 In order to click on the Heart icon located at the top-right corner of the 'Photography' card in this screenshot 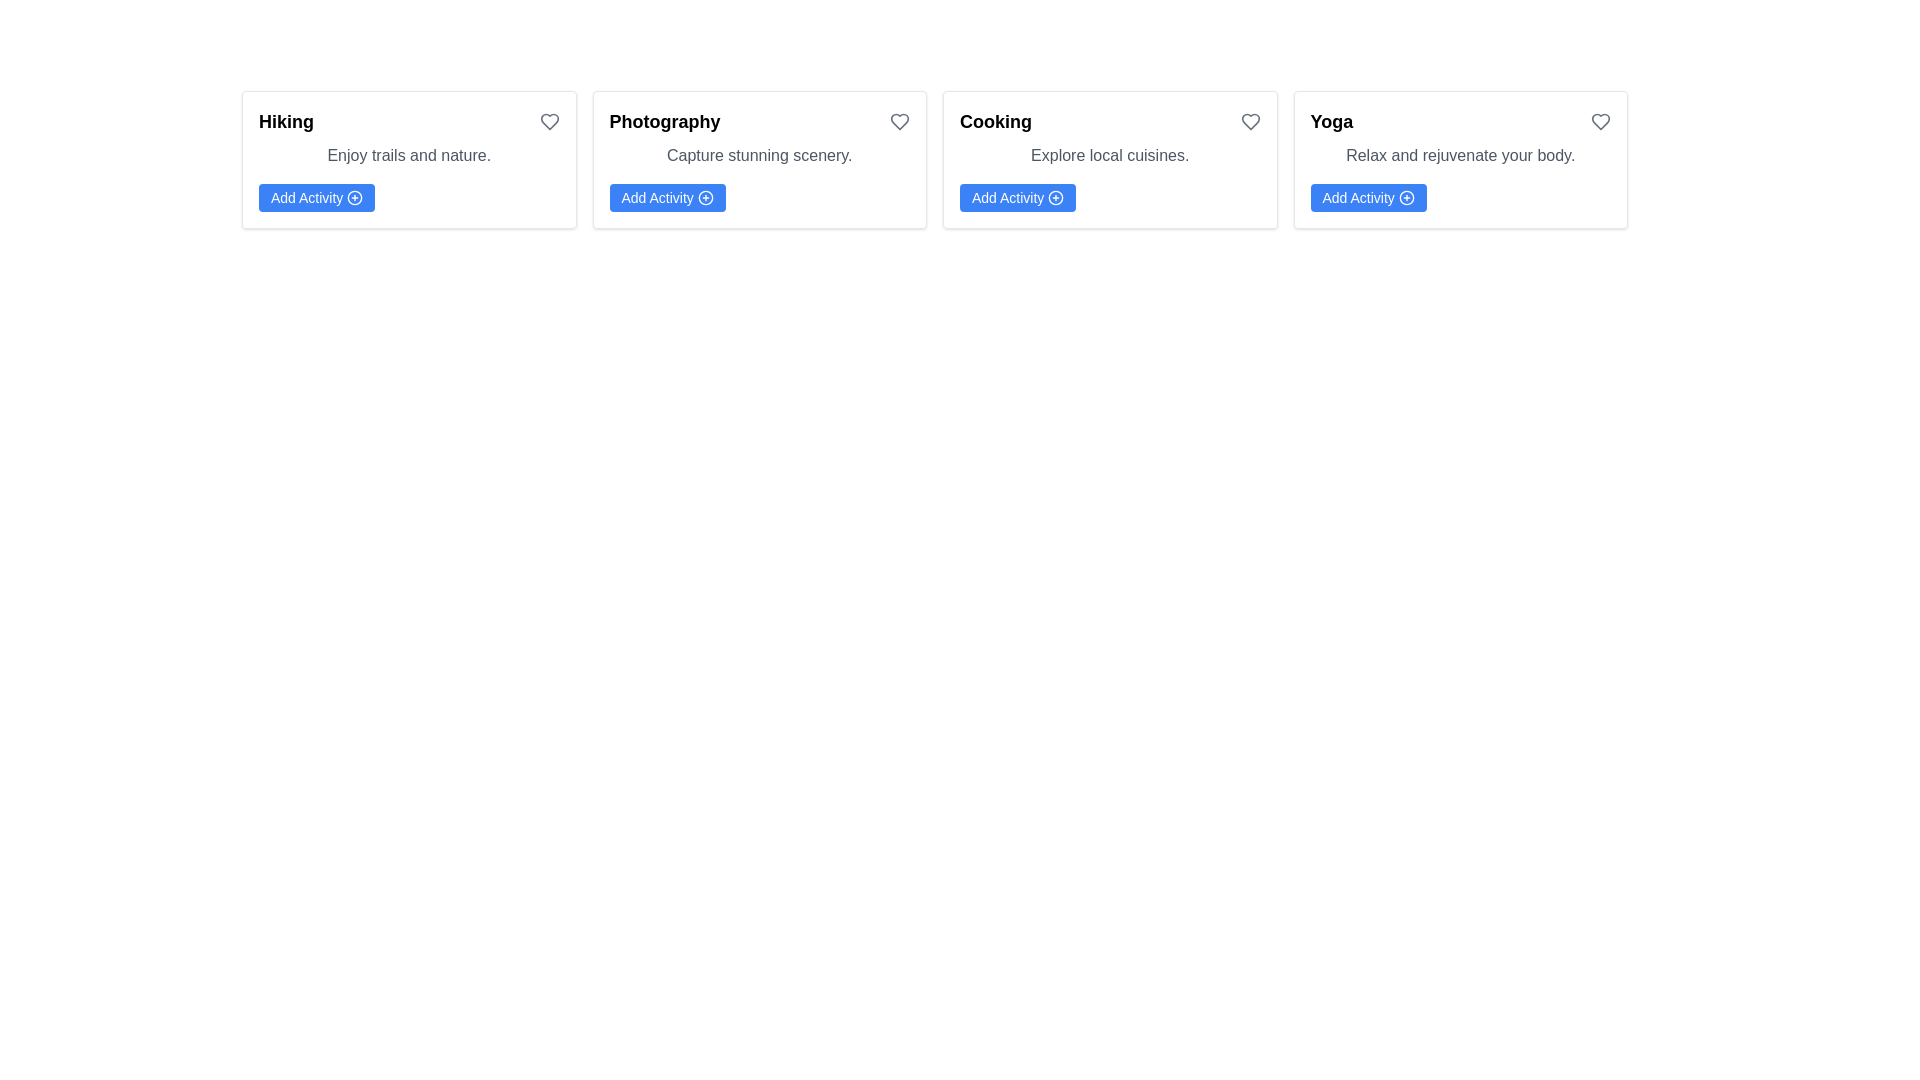, I will do `click(899, 122)`.